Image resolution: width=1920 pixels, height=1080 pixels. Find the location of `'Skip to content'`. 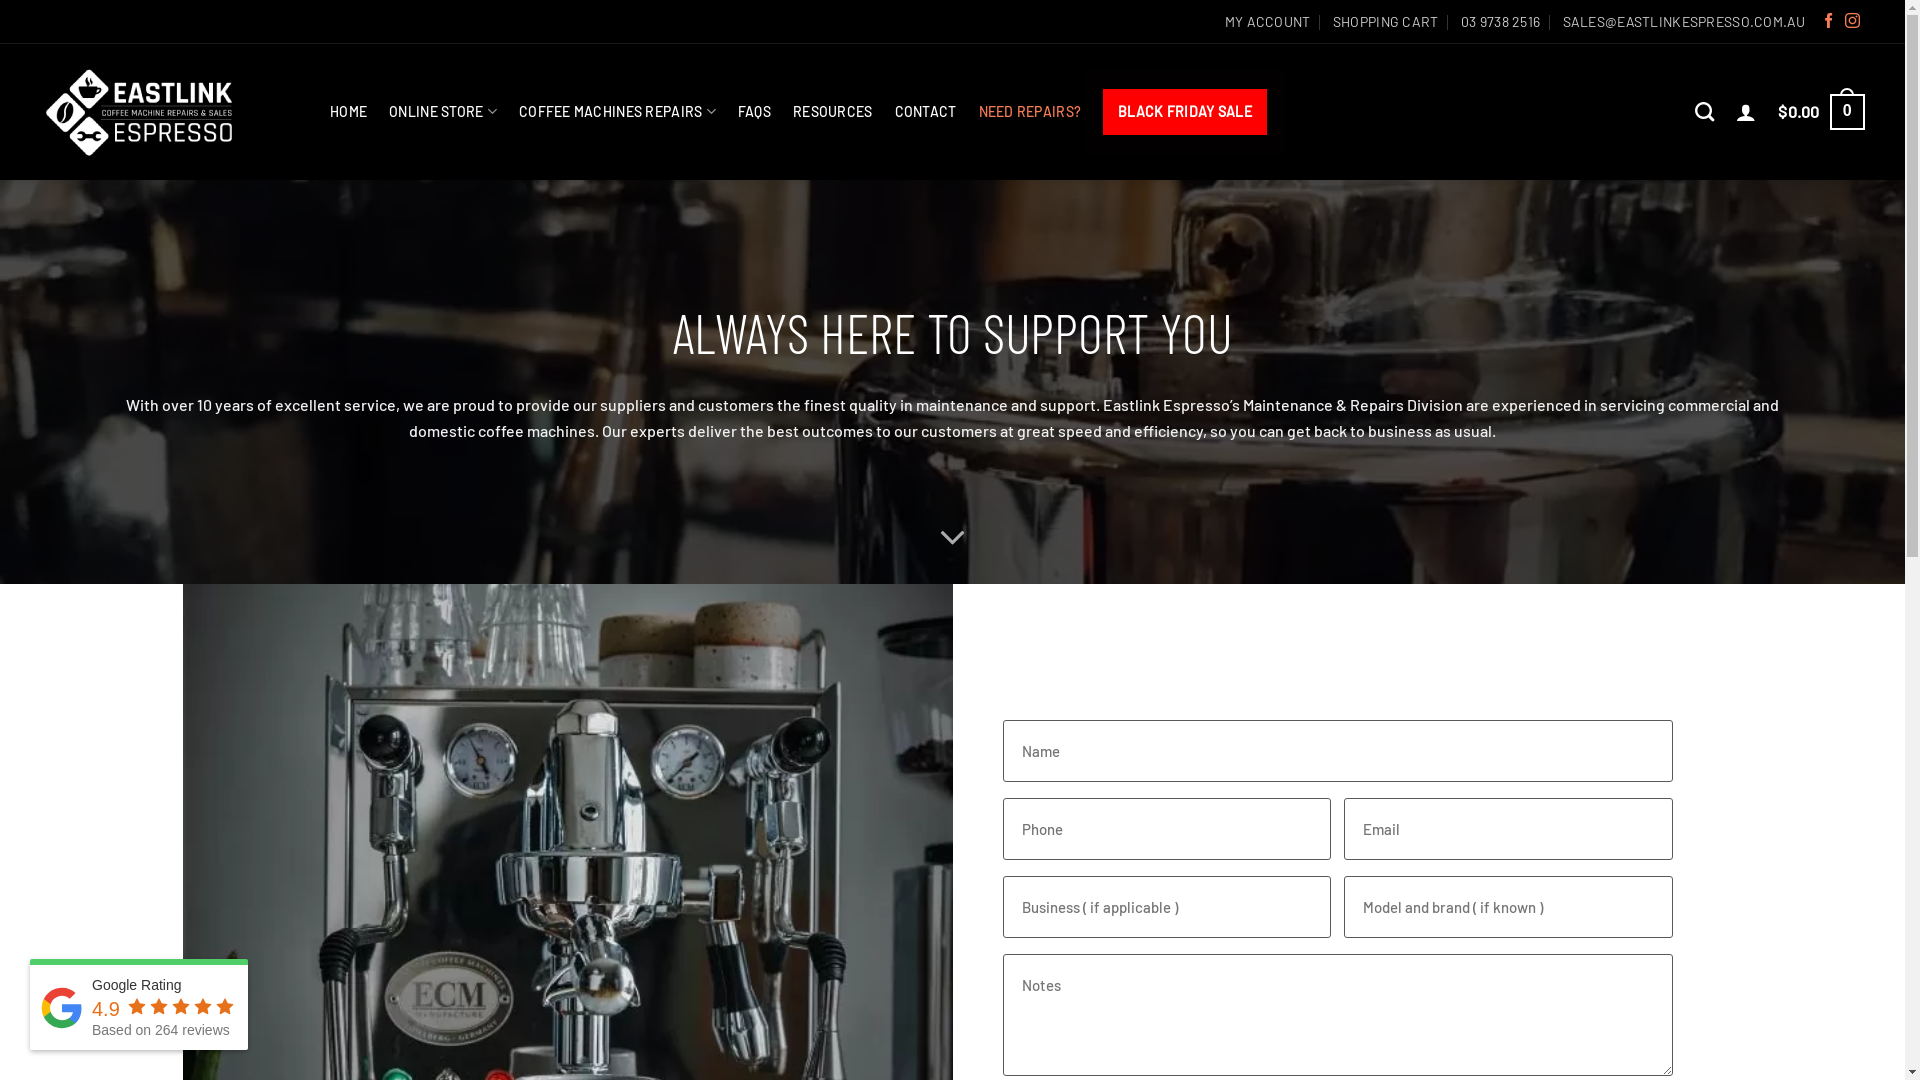

'Skip to content' is located at coordinates (0, 0).